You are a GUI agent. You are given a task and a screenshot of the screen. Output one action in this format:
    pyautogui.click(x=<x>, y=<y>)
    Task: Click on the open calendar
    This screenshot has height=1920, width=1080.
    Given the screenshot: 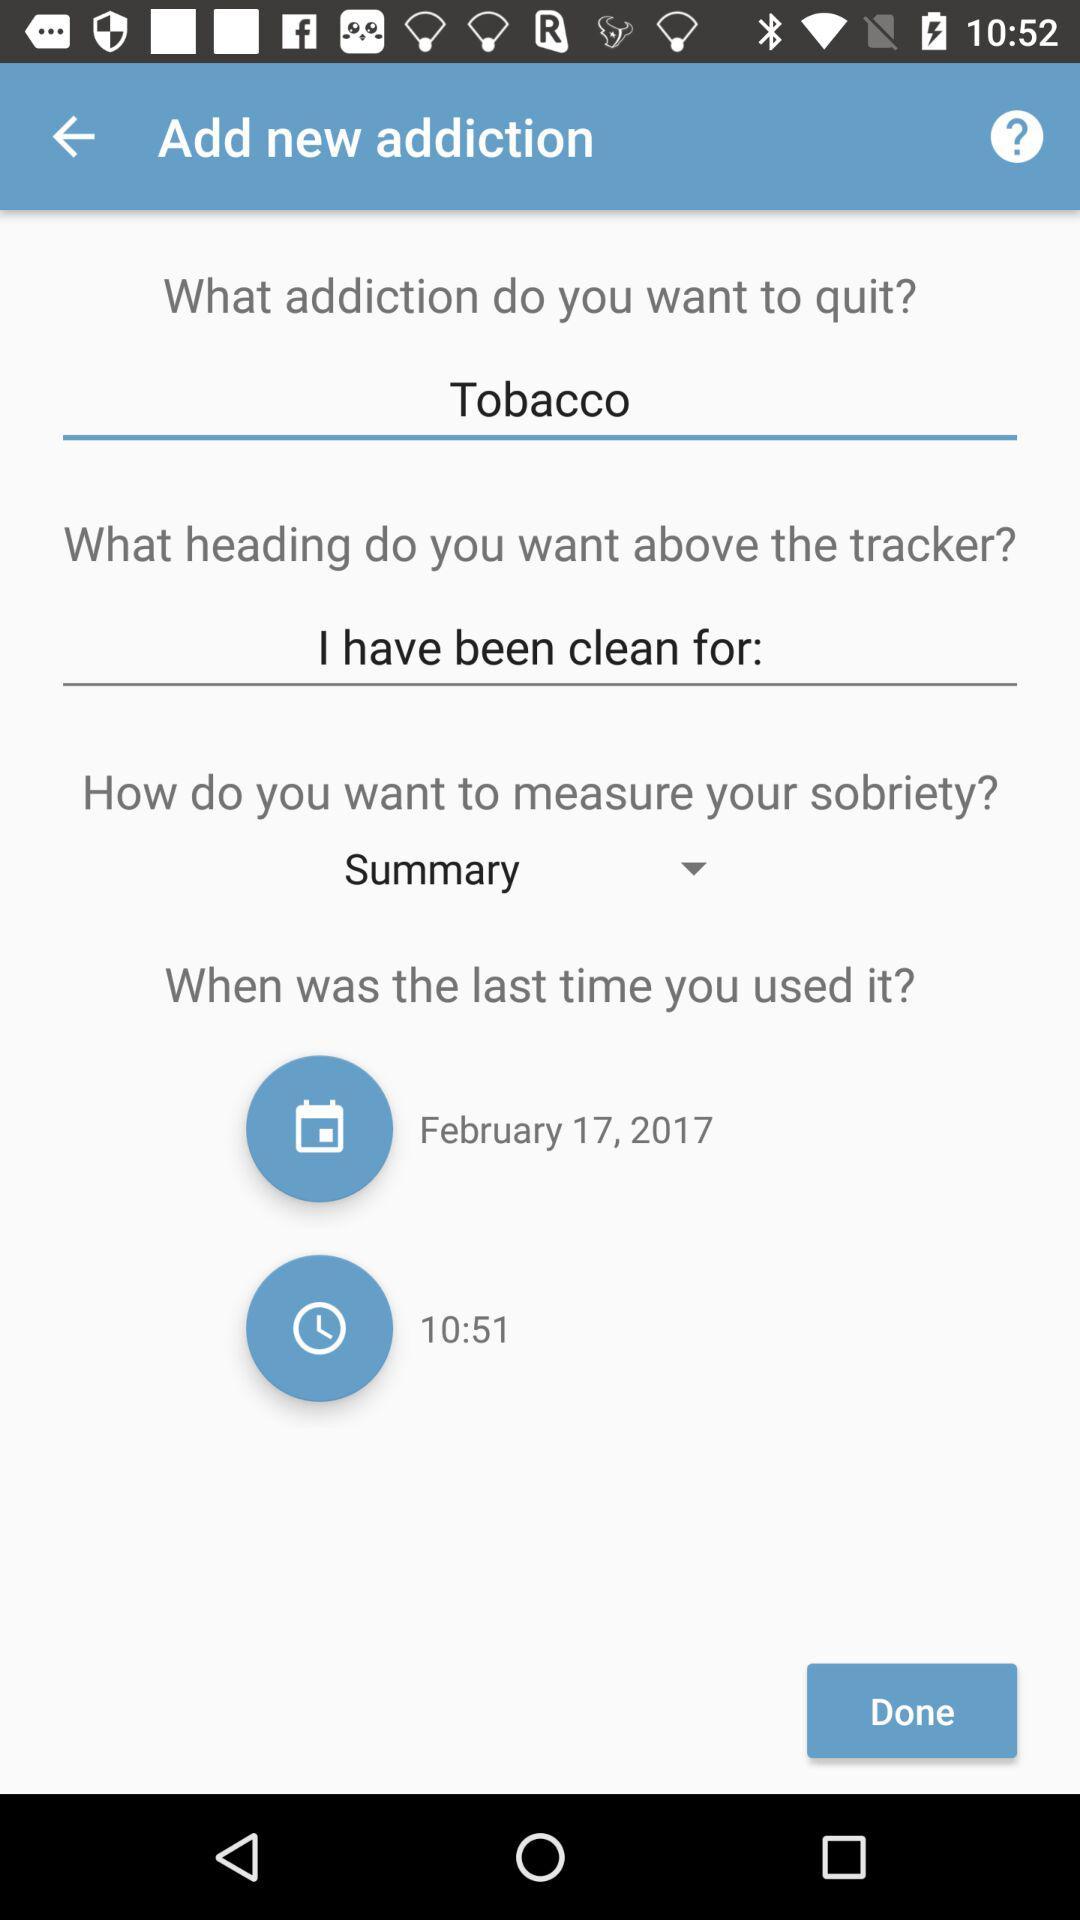 What is the action you would take?
    pyautogui.click(x=318, y=1128)
    